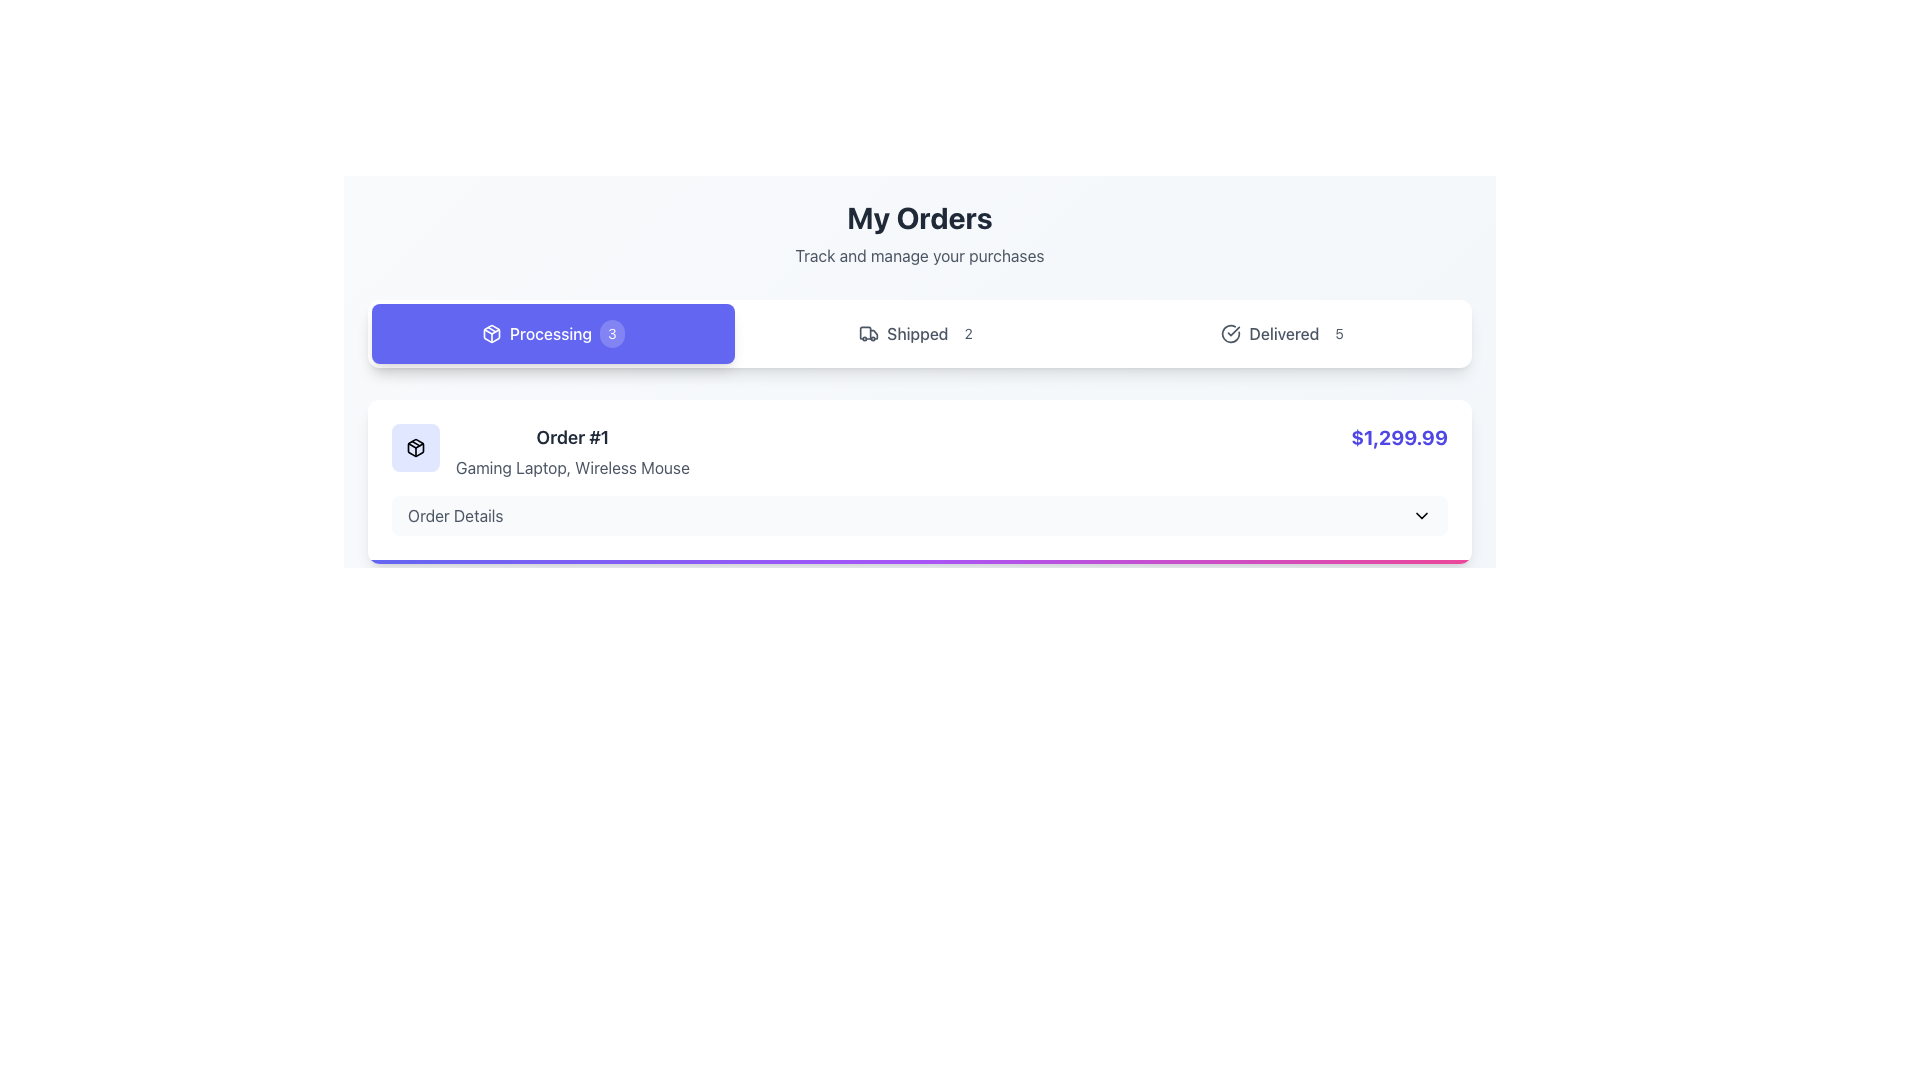  What do you see at coordinates (968, 333) in the screenshot?
I see `displayed count on the Badge/Label indicating the number of shipped items located to the right of the 'Shipped' text` at bounding box center [968, 333].